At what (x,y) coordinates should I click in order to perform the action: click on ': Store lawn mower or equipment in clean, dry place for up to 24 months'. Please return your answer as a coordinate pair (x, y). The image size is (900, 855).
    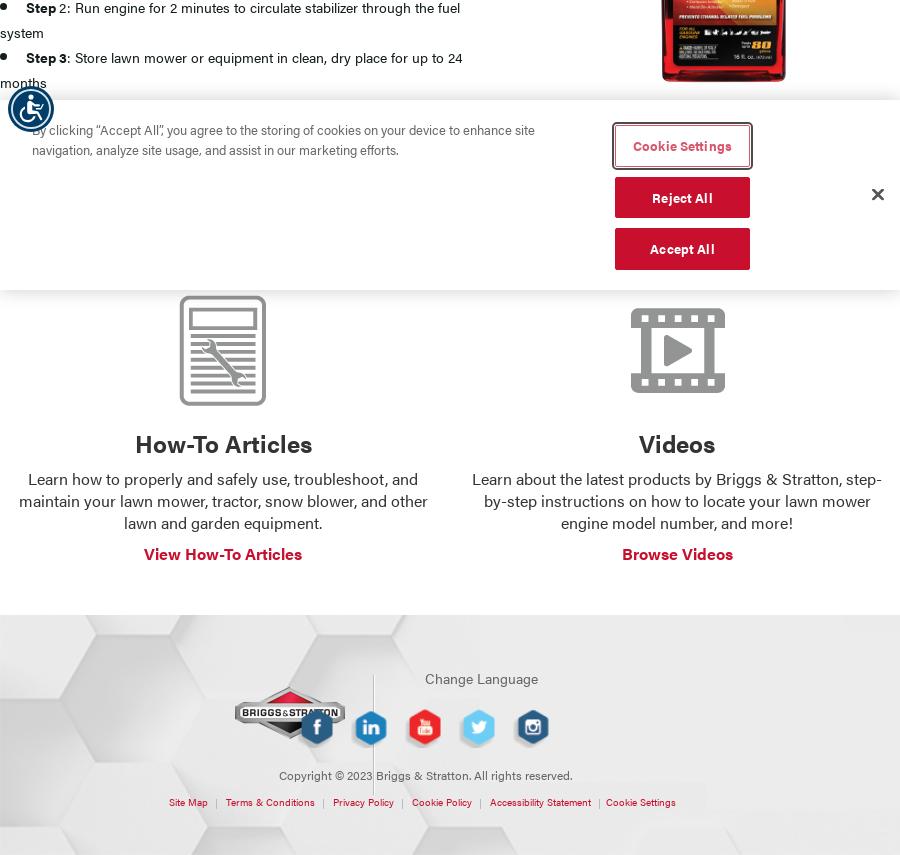
    Looking at the image, I should click on (230, 68).